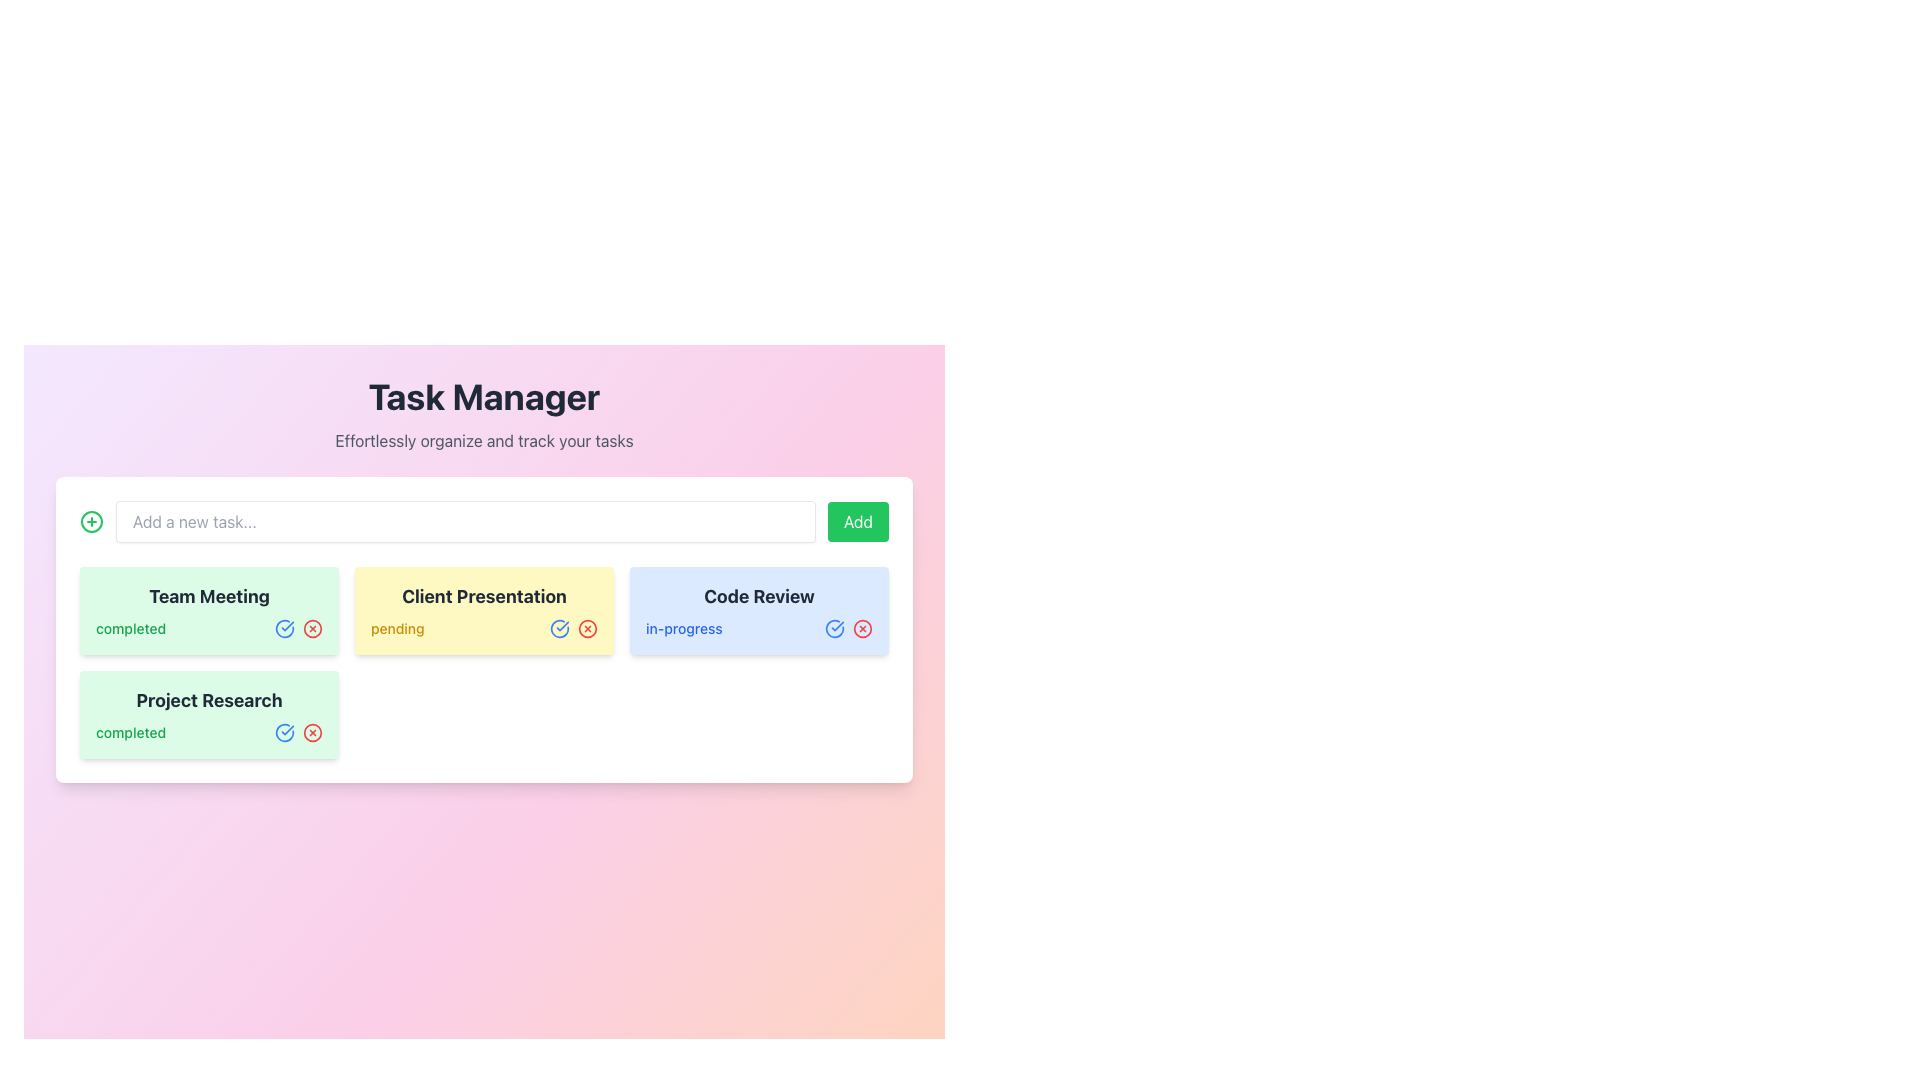  I want to click on the text label displaying 'pending' in lowercase, styled in yellow on a light yellow background, located within the 'Client Presentation' section, so click(397, 627).